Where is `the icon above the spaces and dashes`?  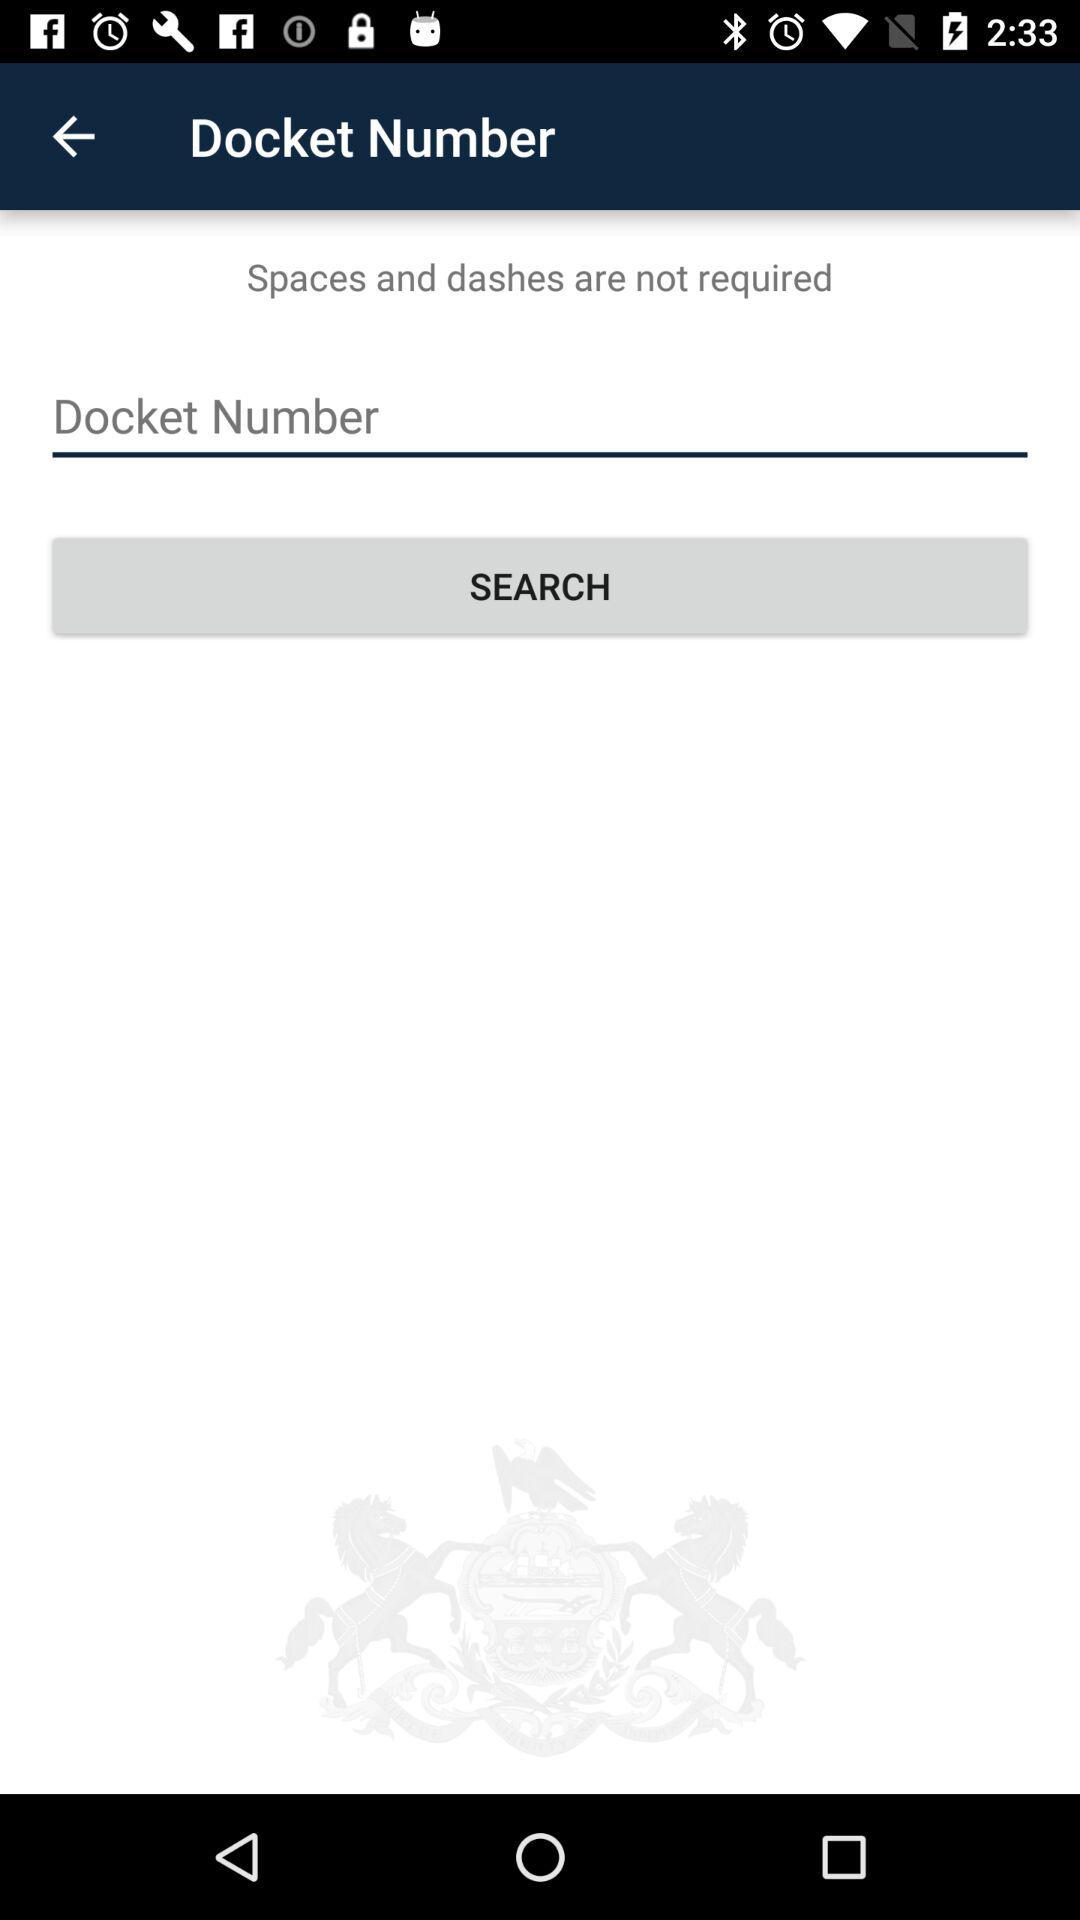
the icon above the spaces and dashes is located at coordinates (72, 135).